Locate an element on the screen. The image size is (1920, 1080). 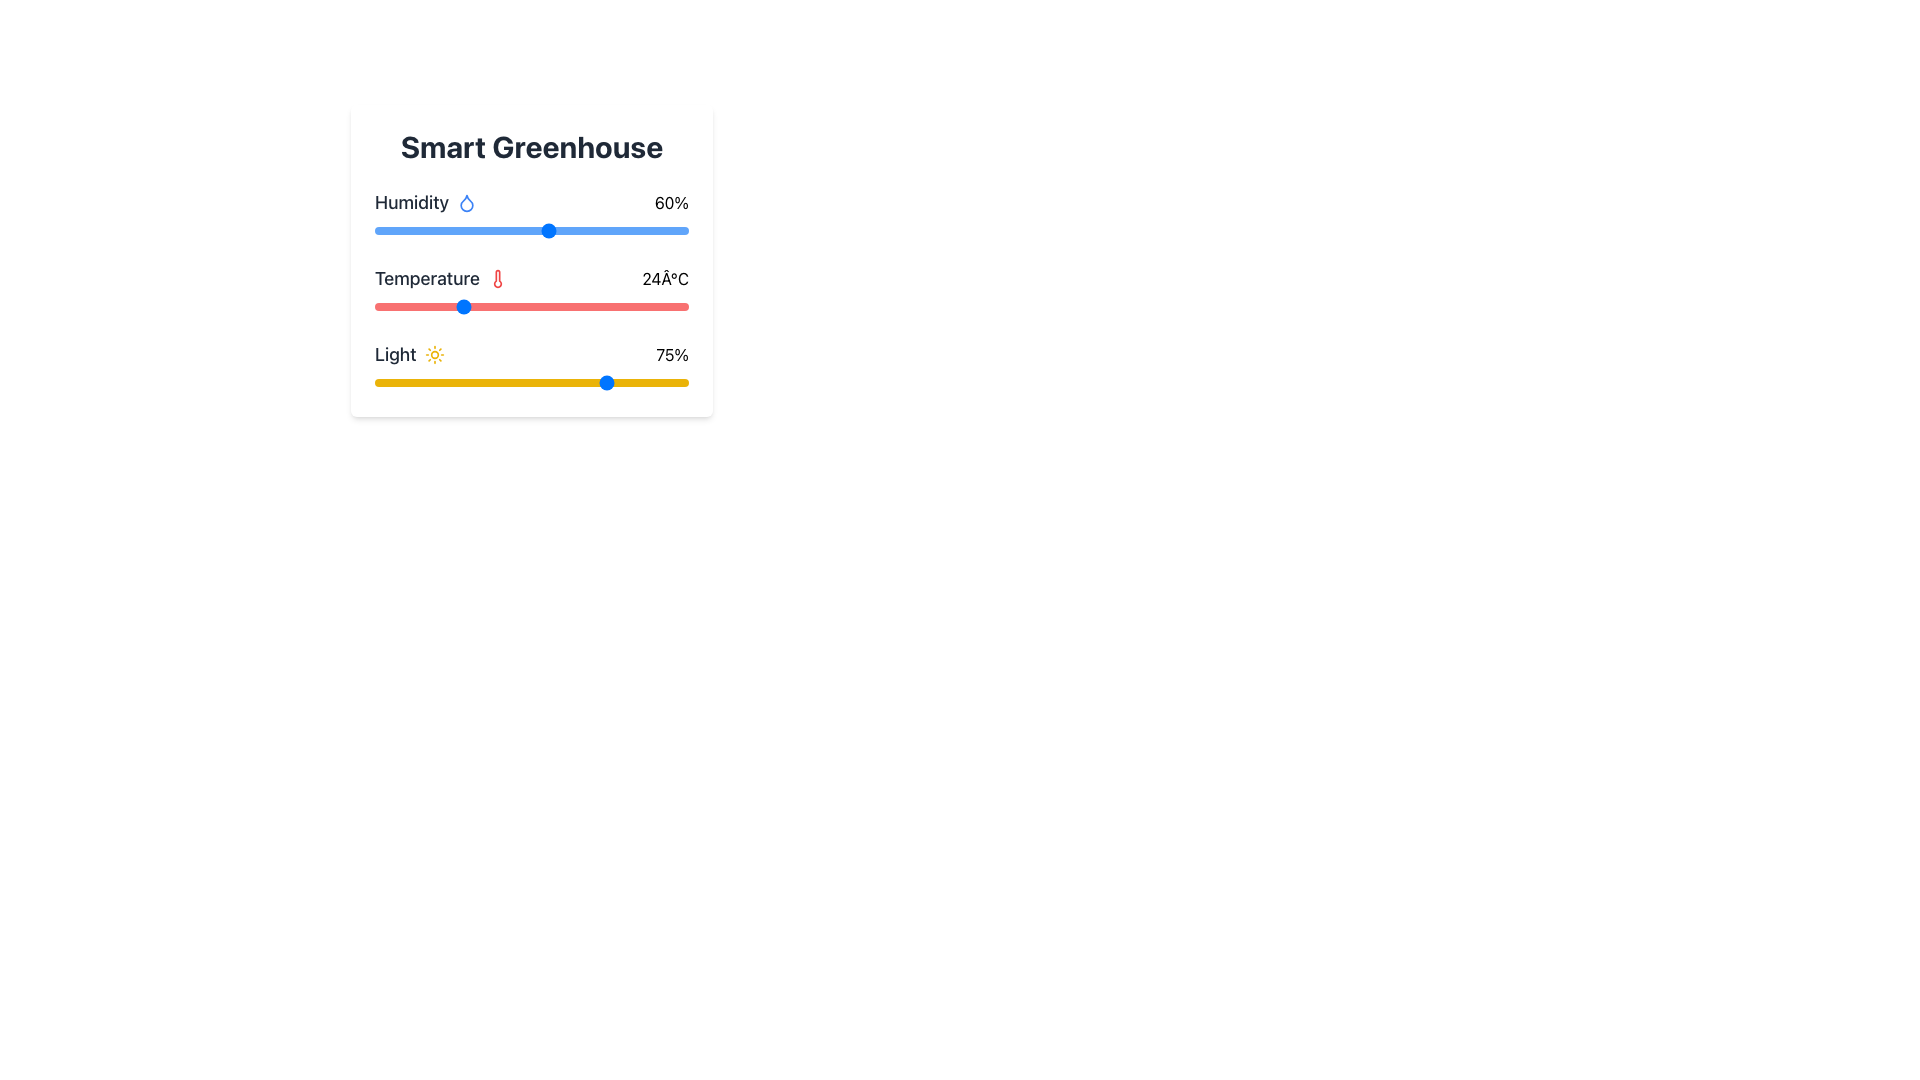
the temperature is located at coordinates (489, 307).